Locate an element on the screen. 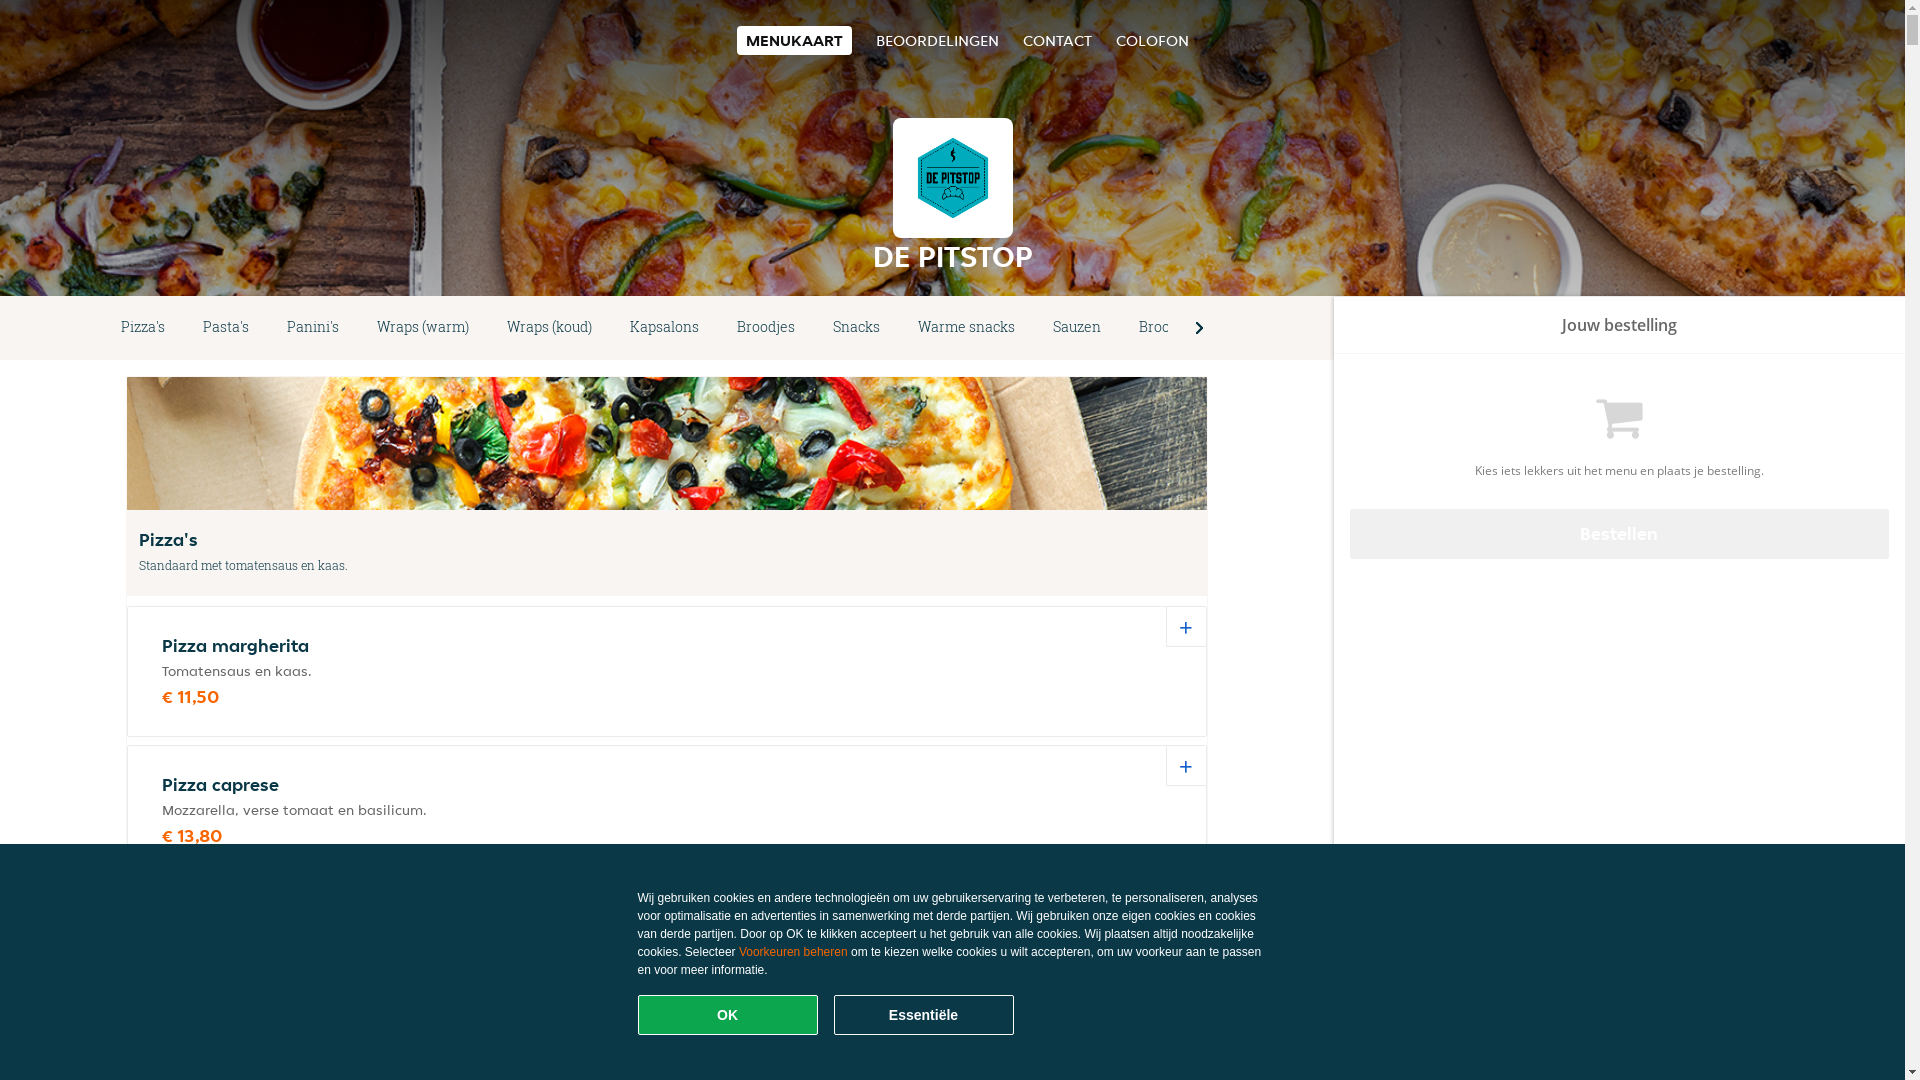  'MENUKAART' is located at coordinates (792, 40).